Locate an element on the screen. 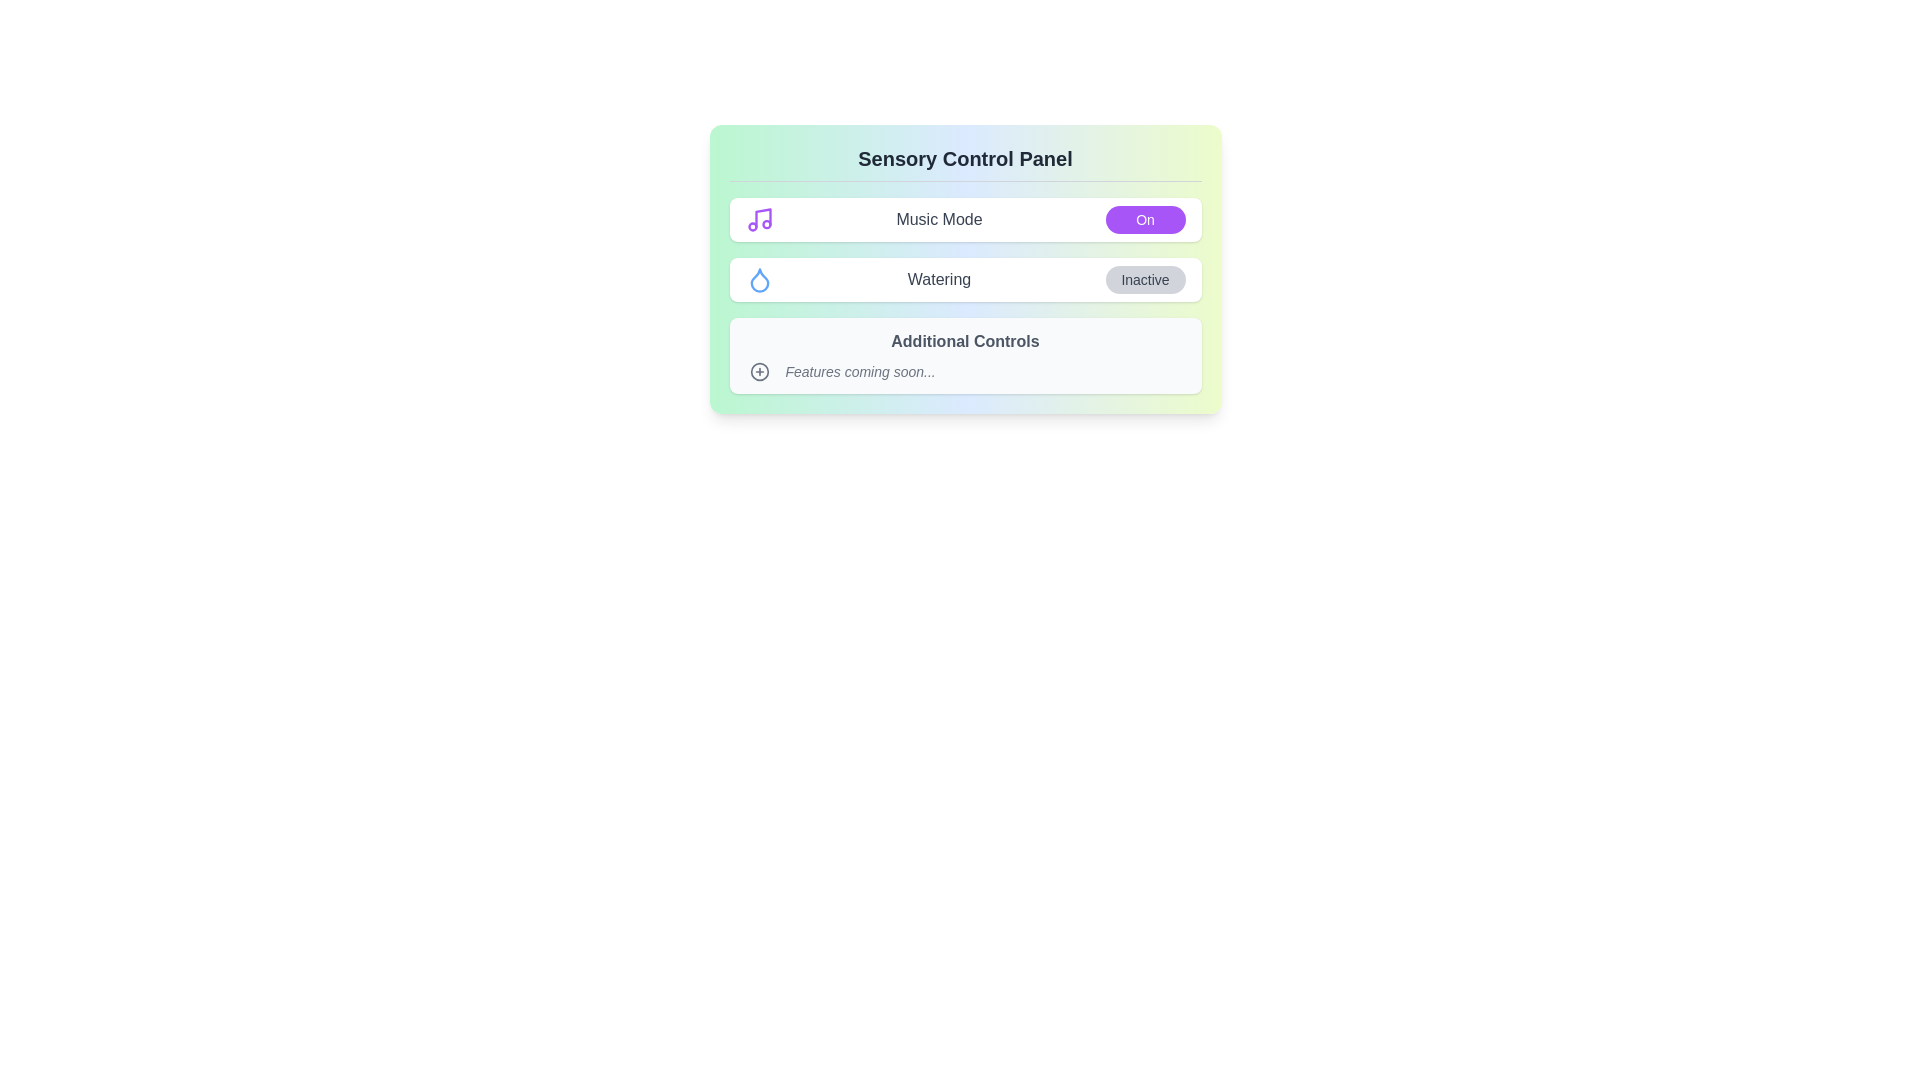 The height and width of the screenshot is (1080, 1920). the musical note icon representing the 'Music Mode' feature within the control panel, located at the top-left section of the 'Music Mode' panel is located at coordinates (758, 219).